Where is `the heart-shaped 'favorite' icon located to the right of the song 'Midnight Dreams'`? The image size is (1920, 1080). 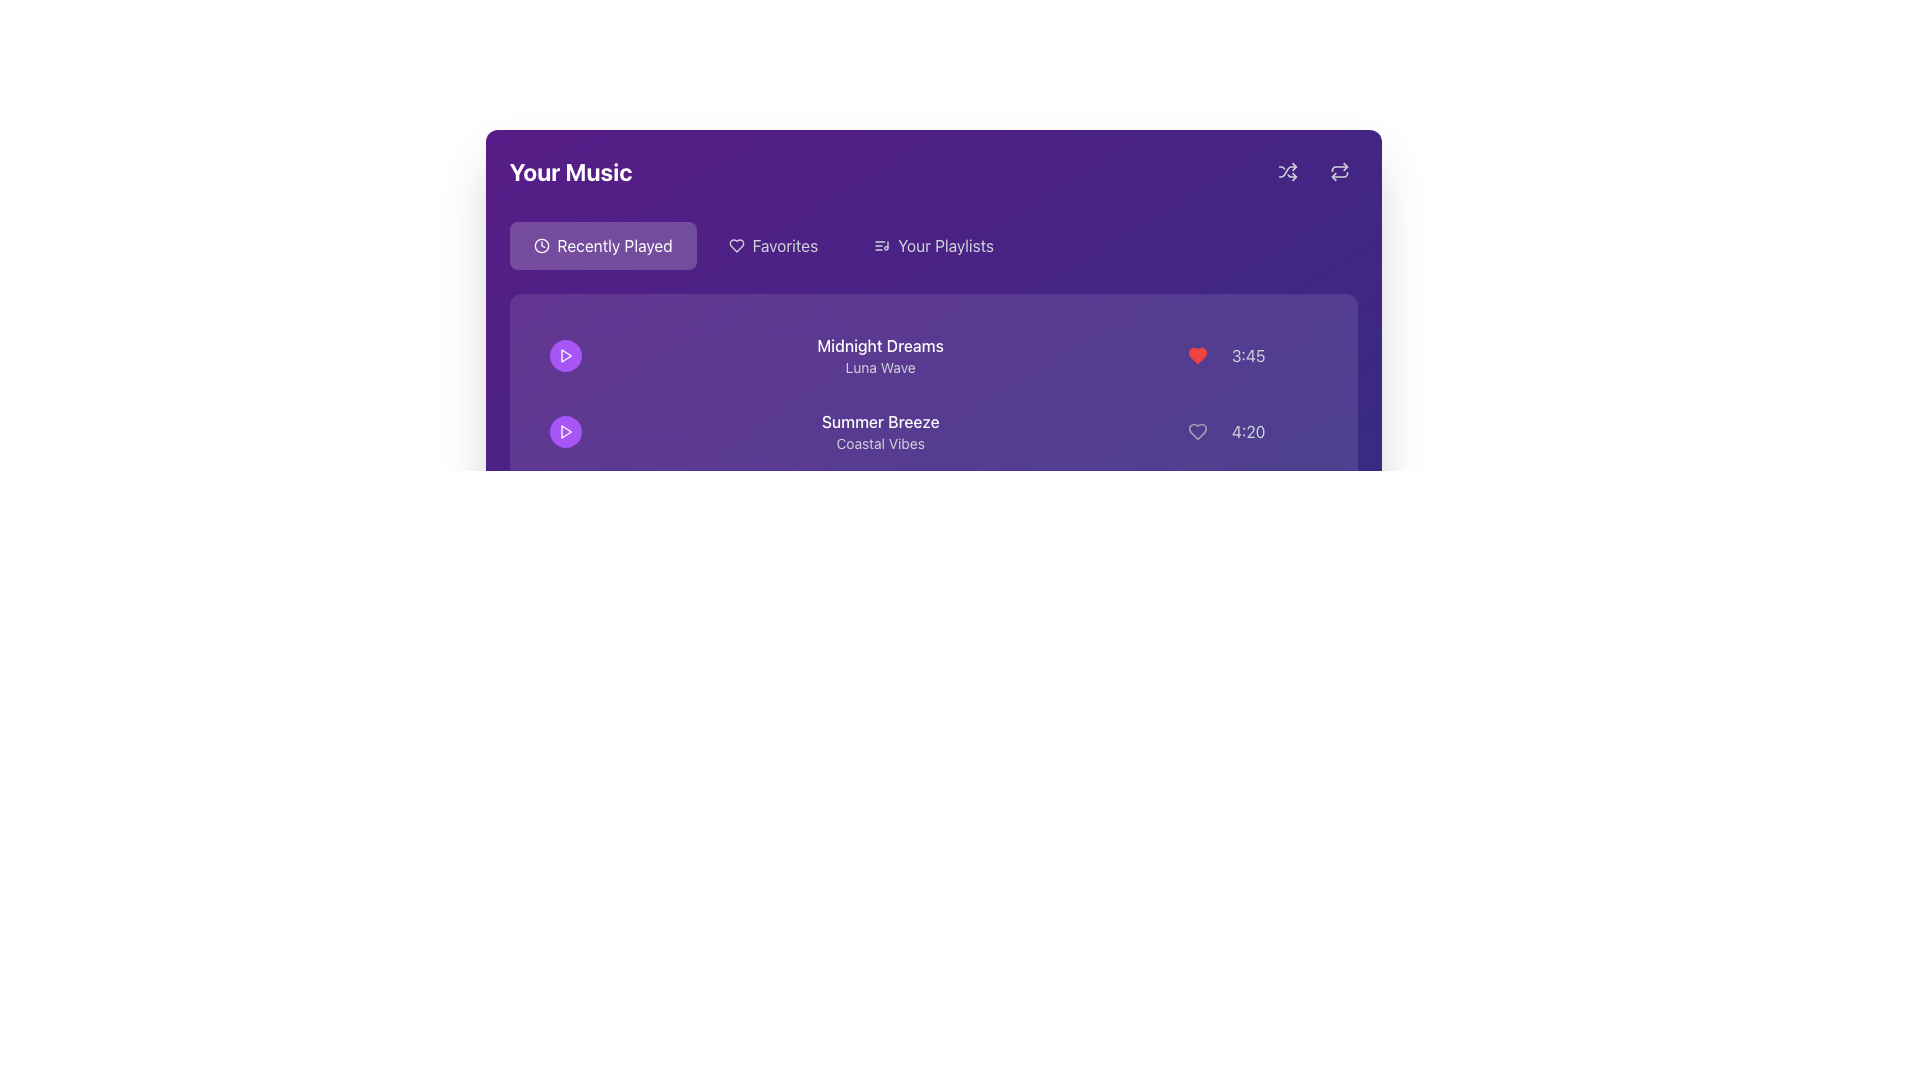 the heart-shaped 'favorite' icon located to the right of the song 'Midnight Dreams' is located at coordinates (1197, 354).